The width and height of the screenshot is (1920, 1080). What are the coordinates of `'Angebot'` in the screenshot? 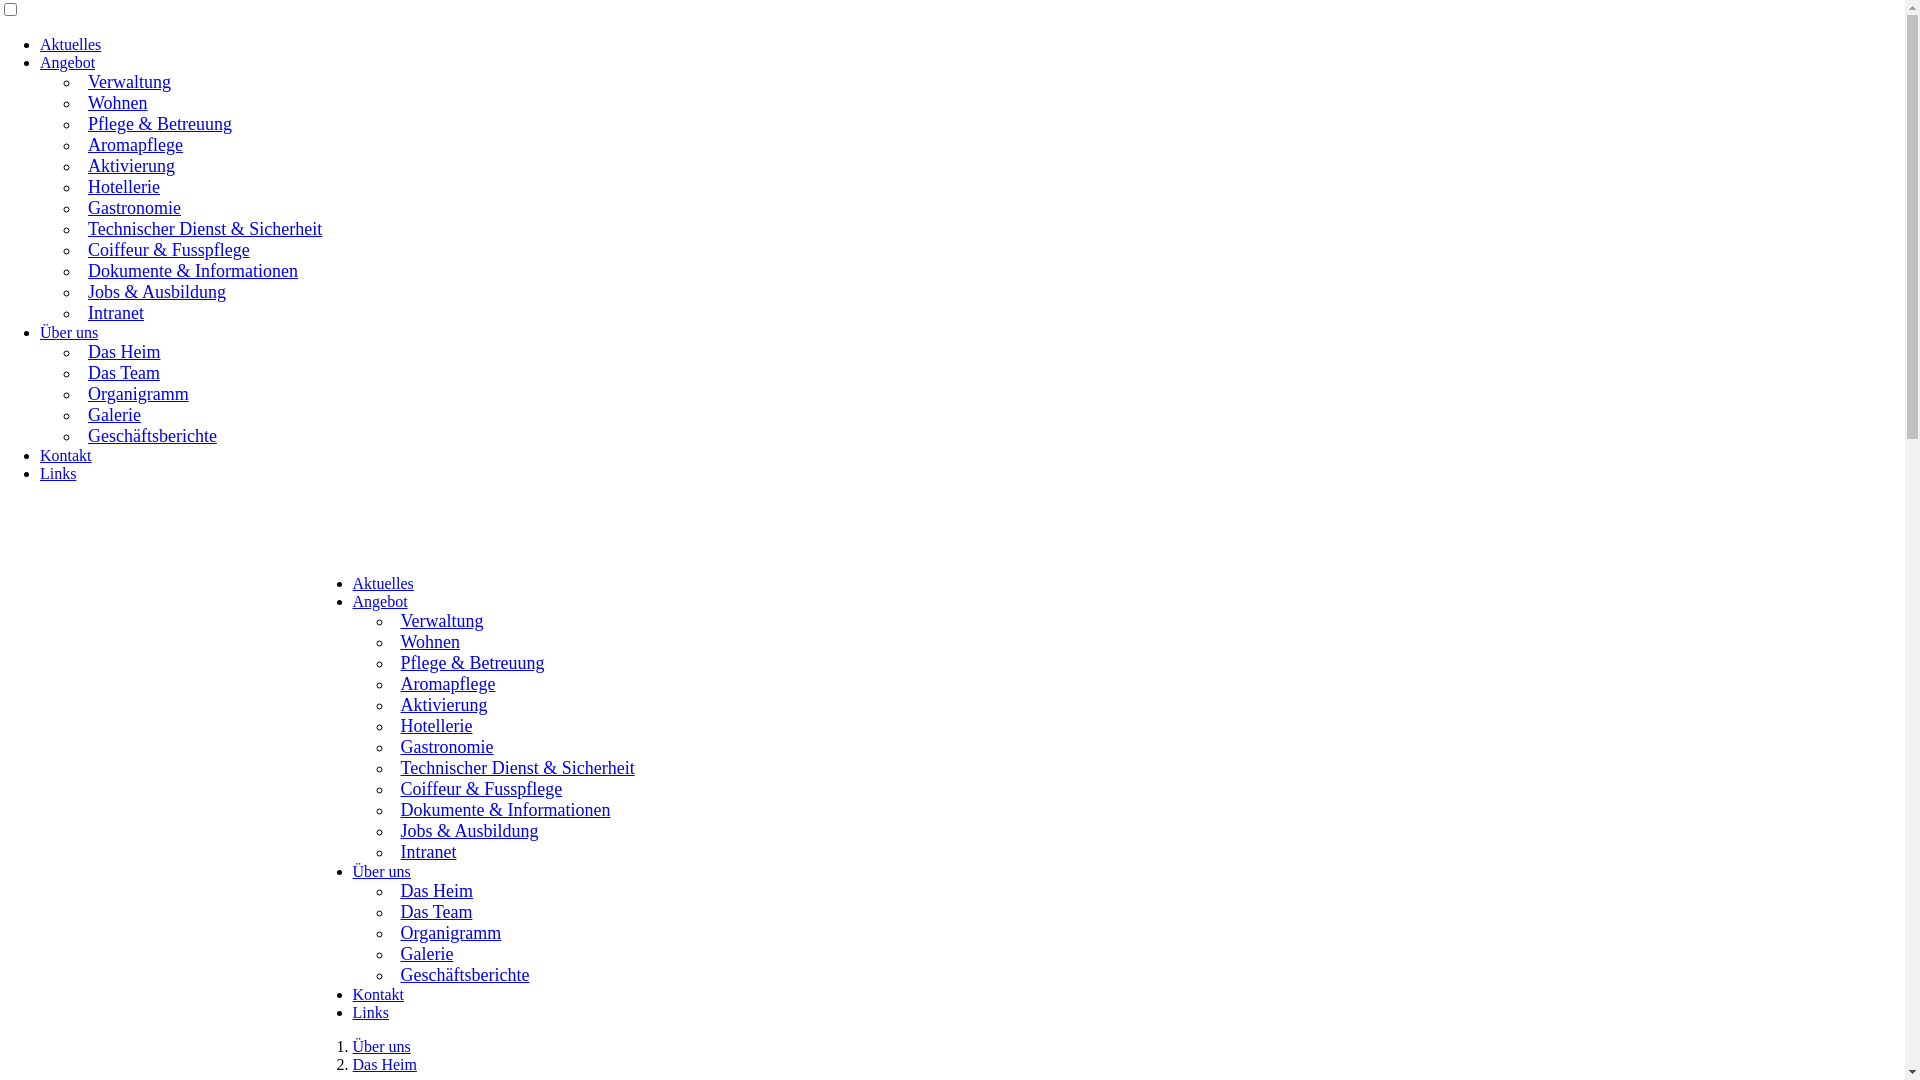 It's located at (379, 600).